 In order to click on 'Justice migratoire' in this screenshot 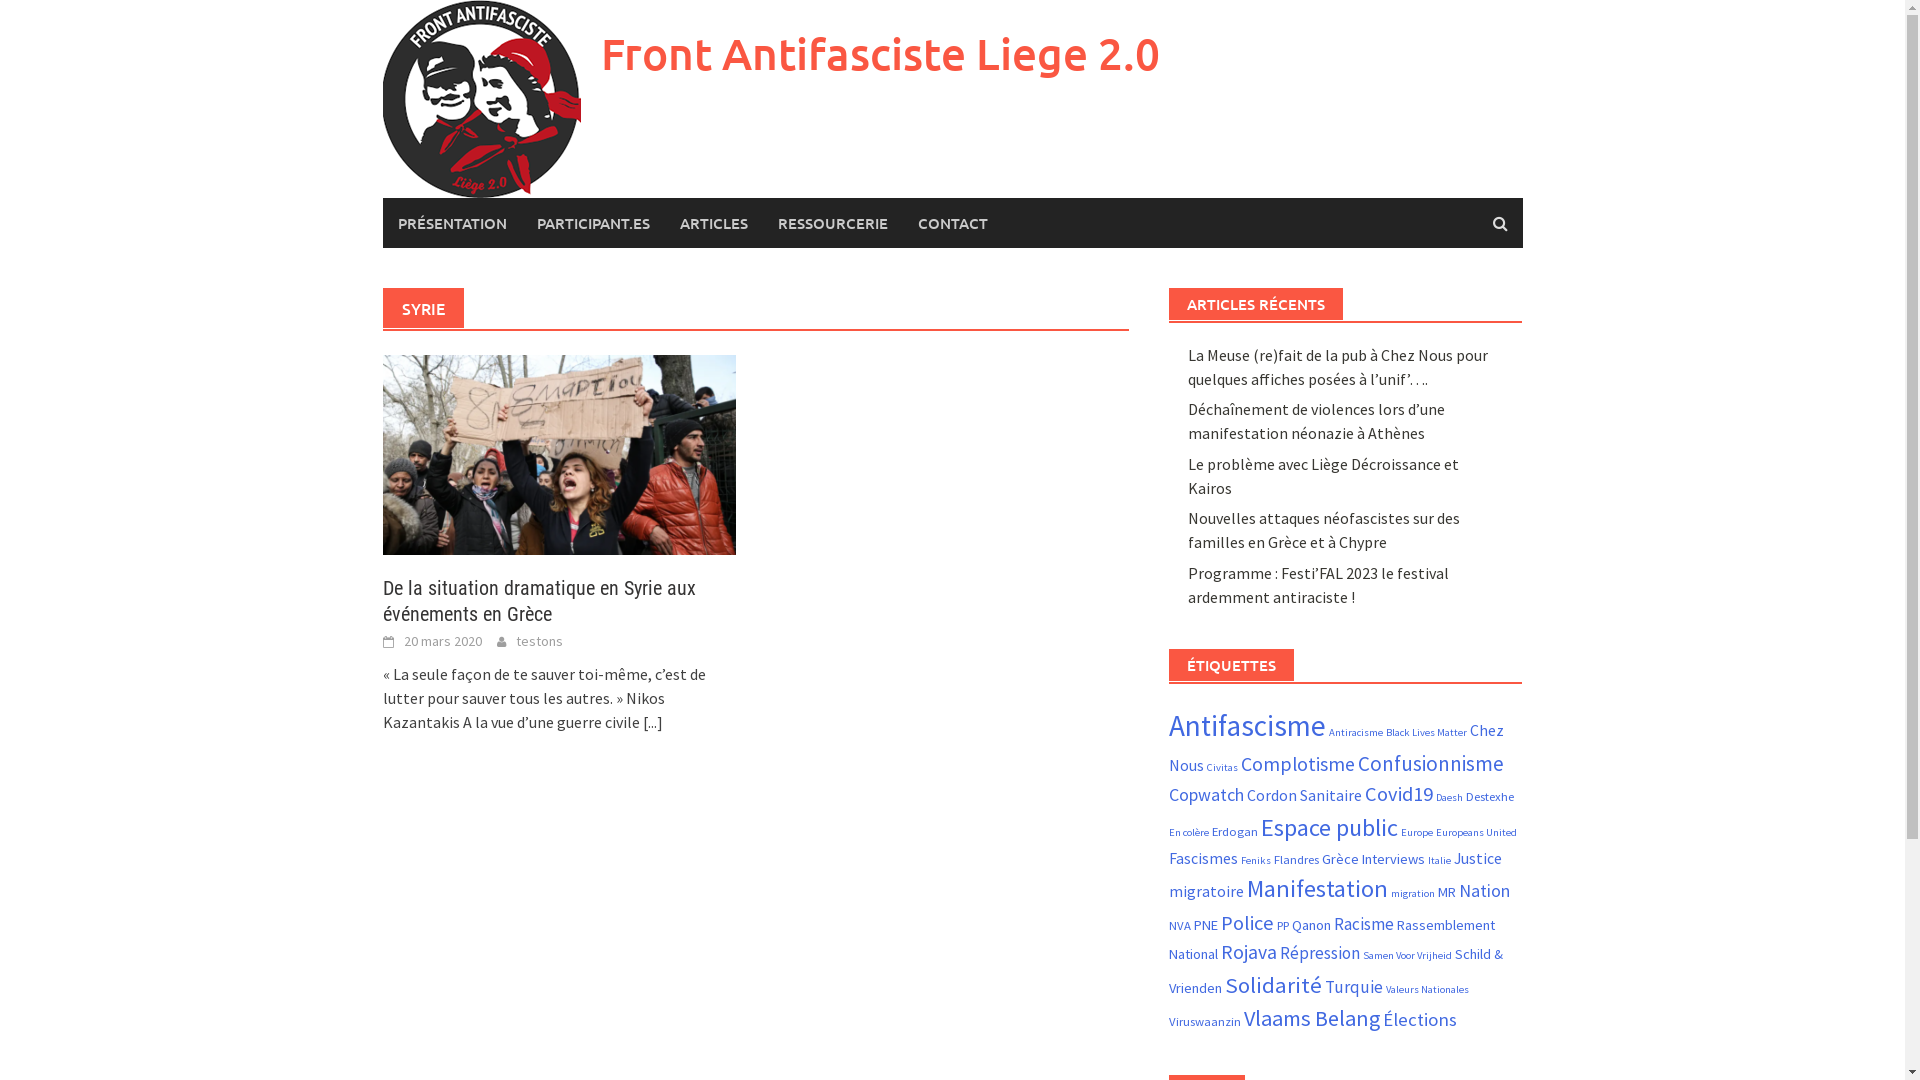, I will do `click(1169, 873)`.